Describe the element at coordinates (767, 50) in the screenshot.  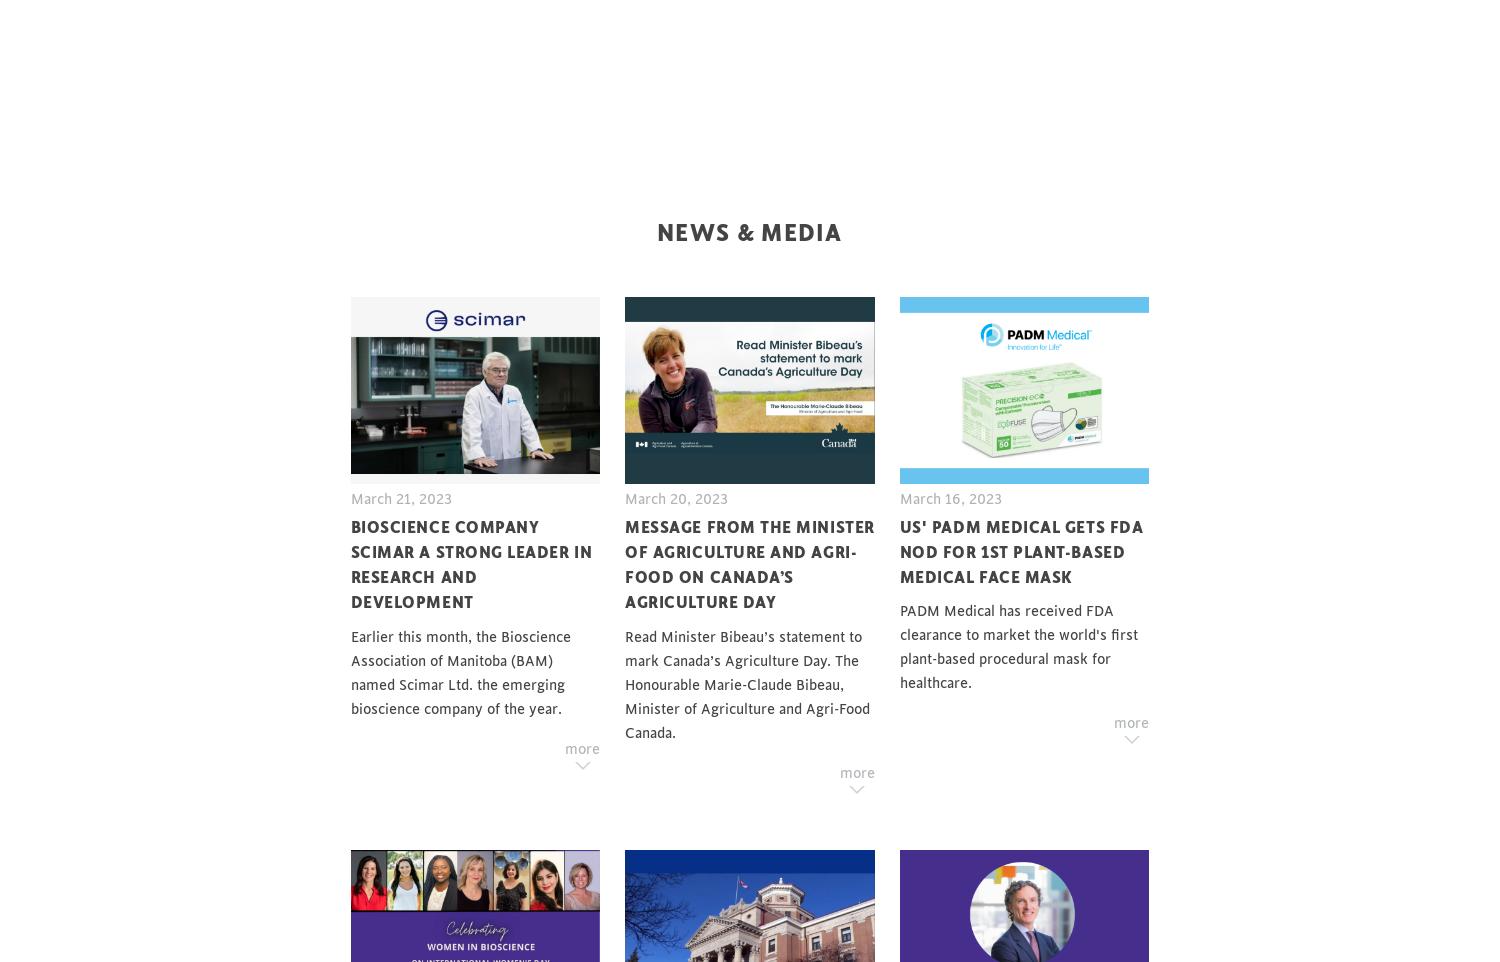
I see `'Job Postings'` at that location.